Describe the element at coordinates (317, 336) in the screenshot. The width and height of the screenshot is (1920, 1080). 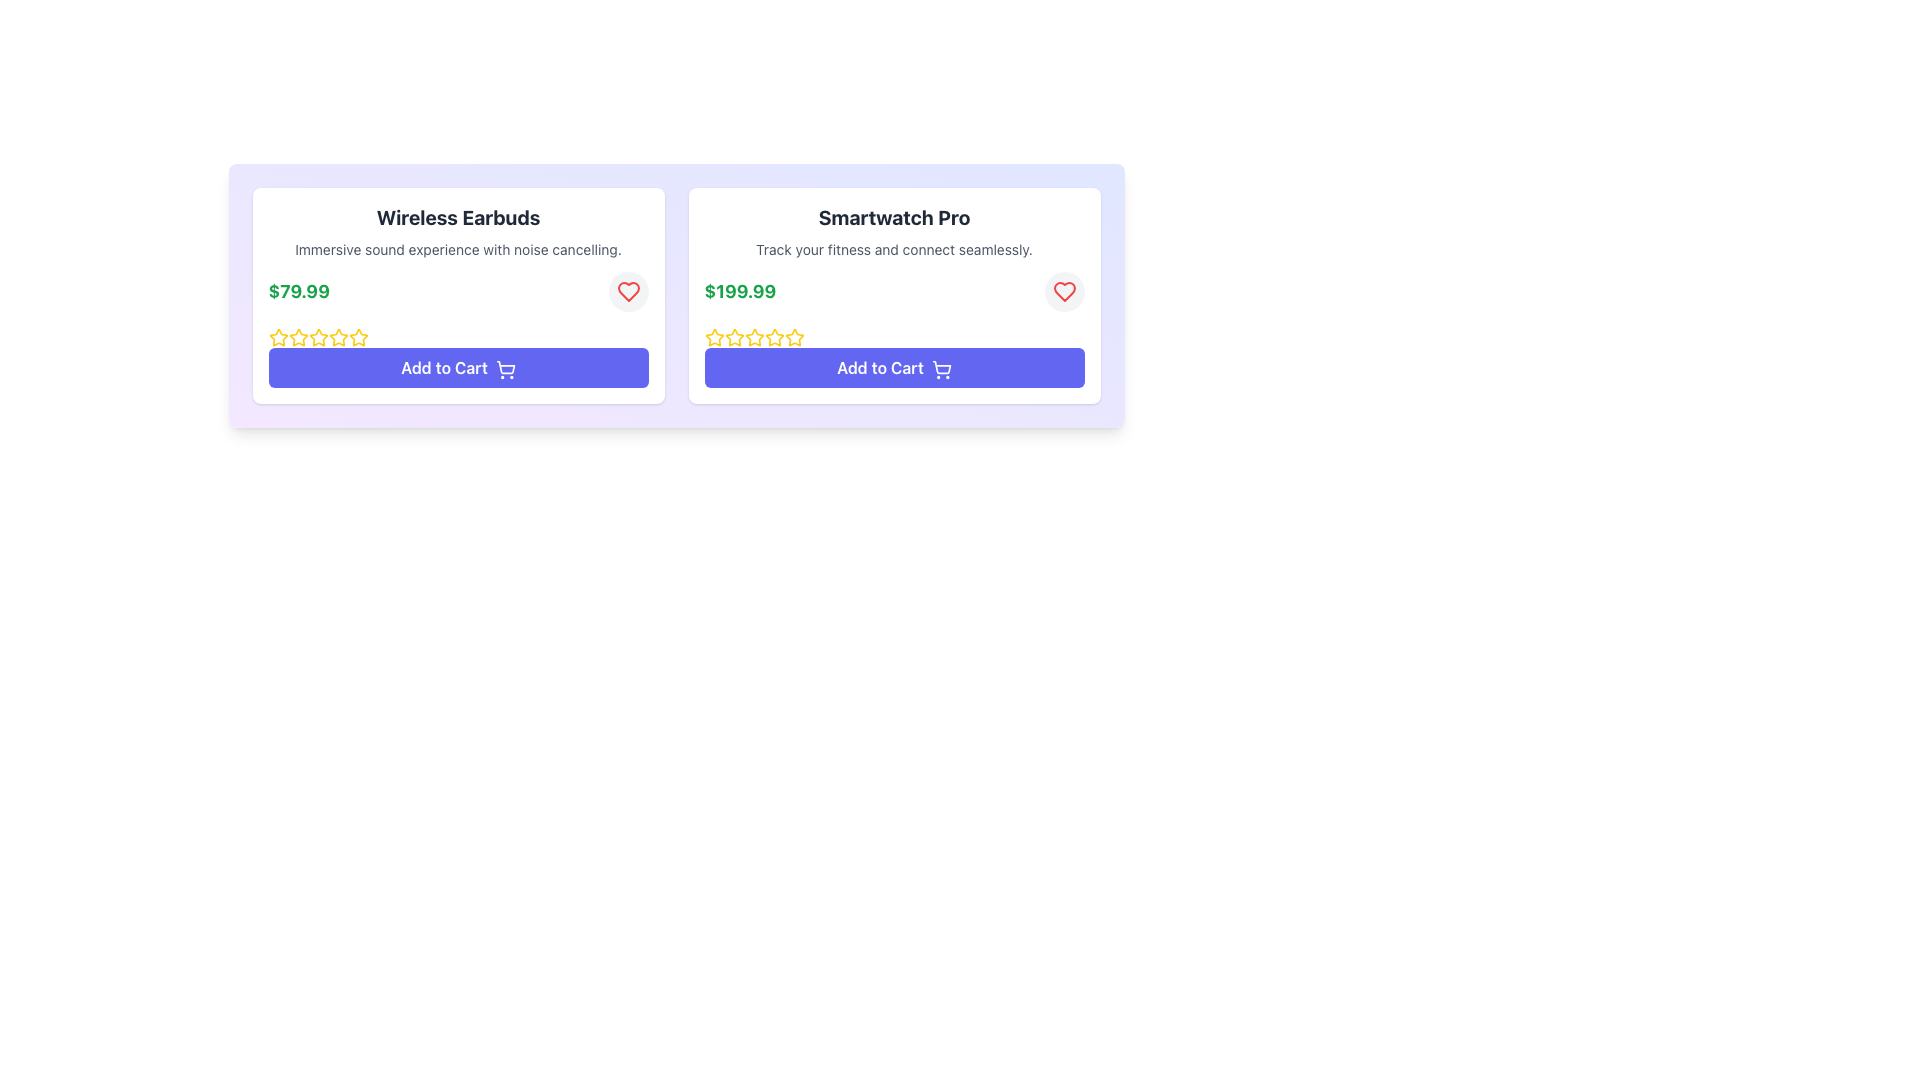
I see `the first star icon in the five-star rating system to rate the product 'Wireless Earbuds'` at that location.